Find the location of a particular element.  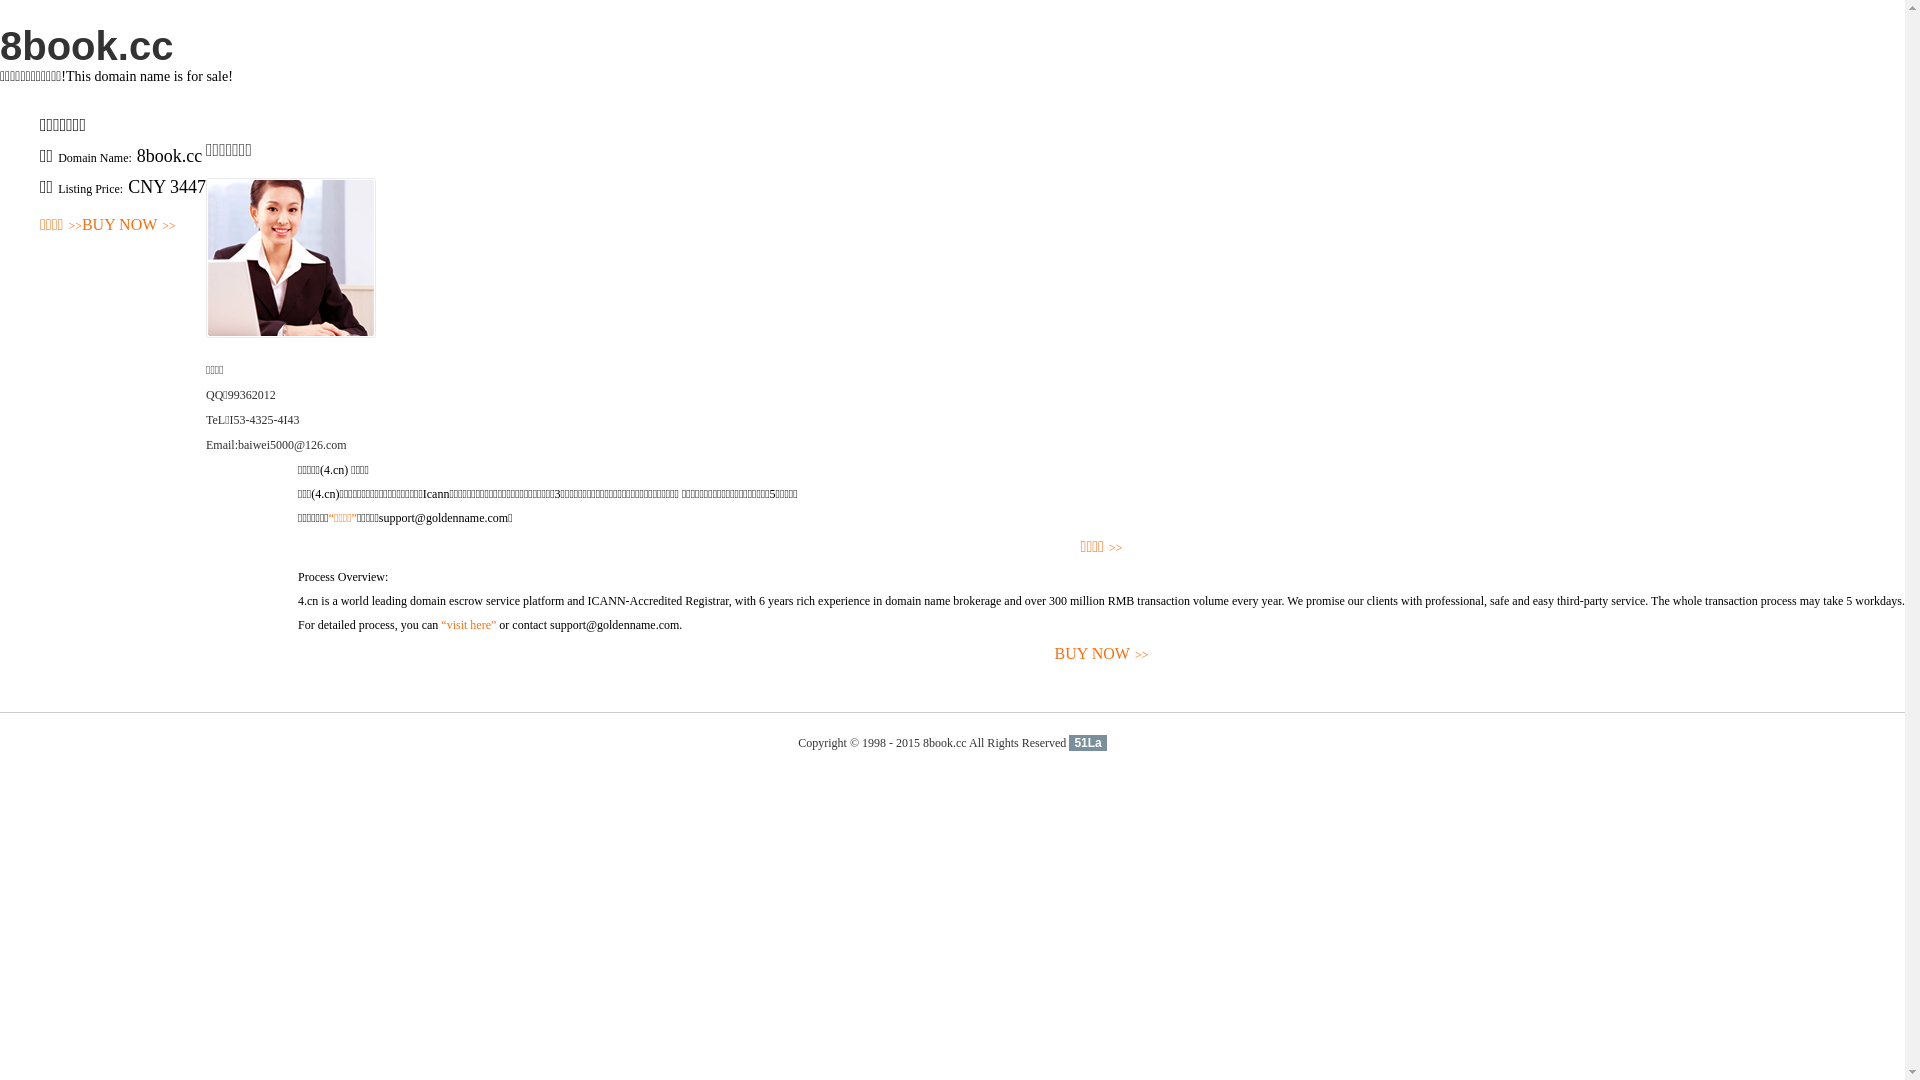

'BUY NOW>>' is located at coordinates (1100, 654).